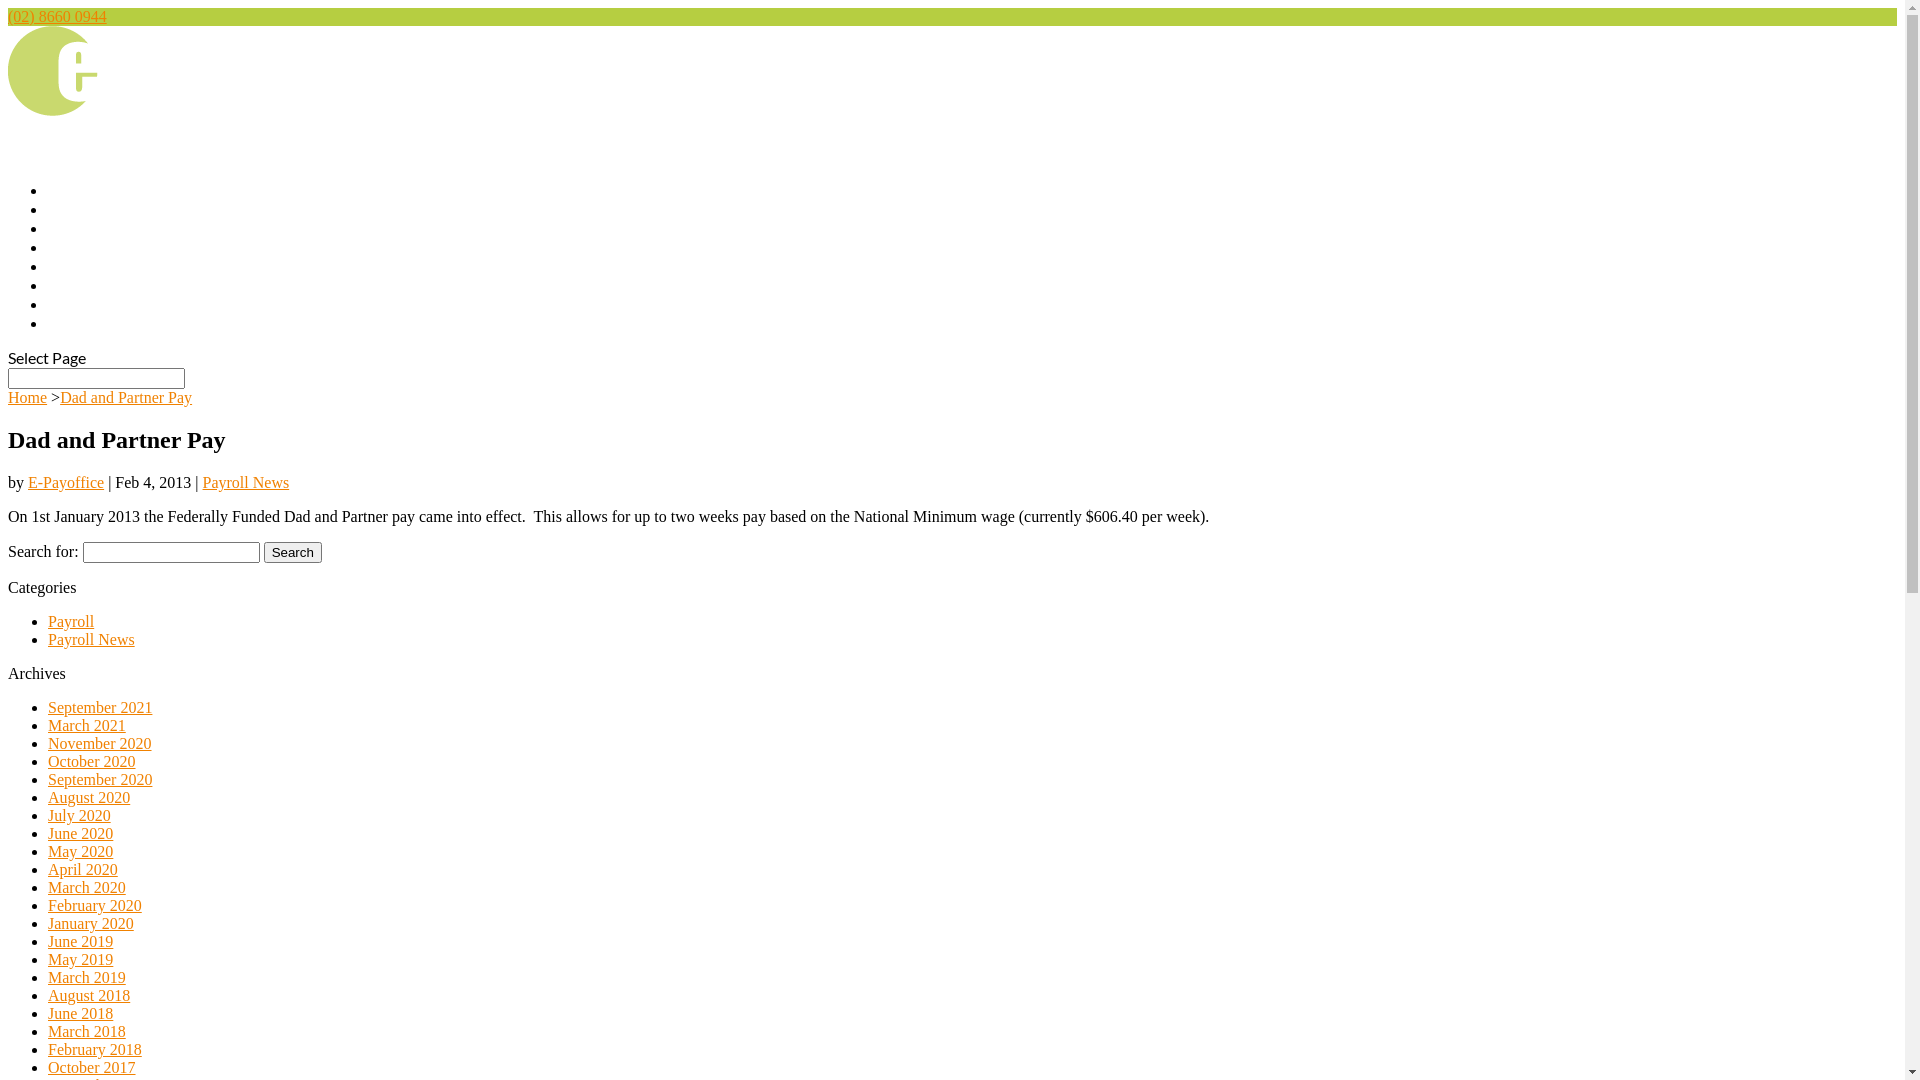  What do you see at coordinates (80, 958) in the screenshot?
I see `'May 2019'` at bounding box center [80, 958].